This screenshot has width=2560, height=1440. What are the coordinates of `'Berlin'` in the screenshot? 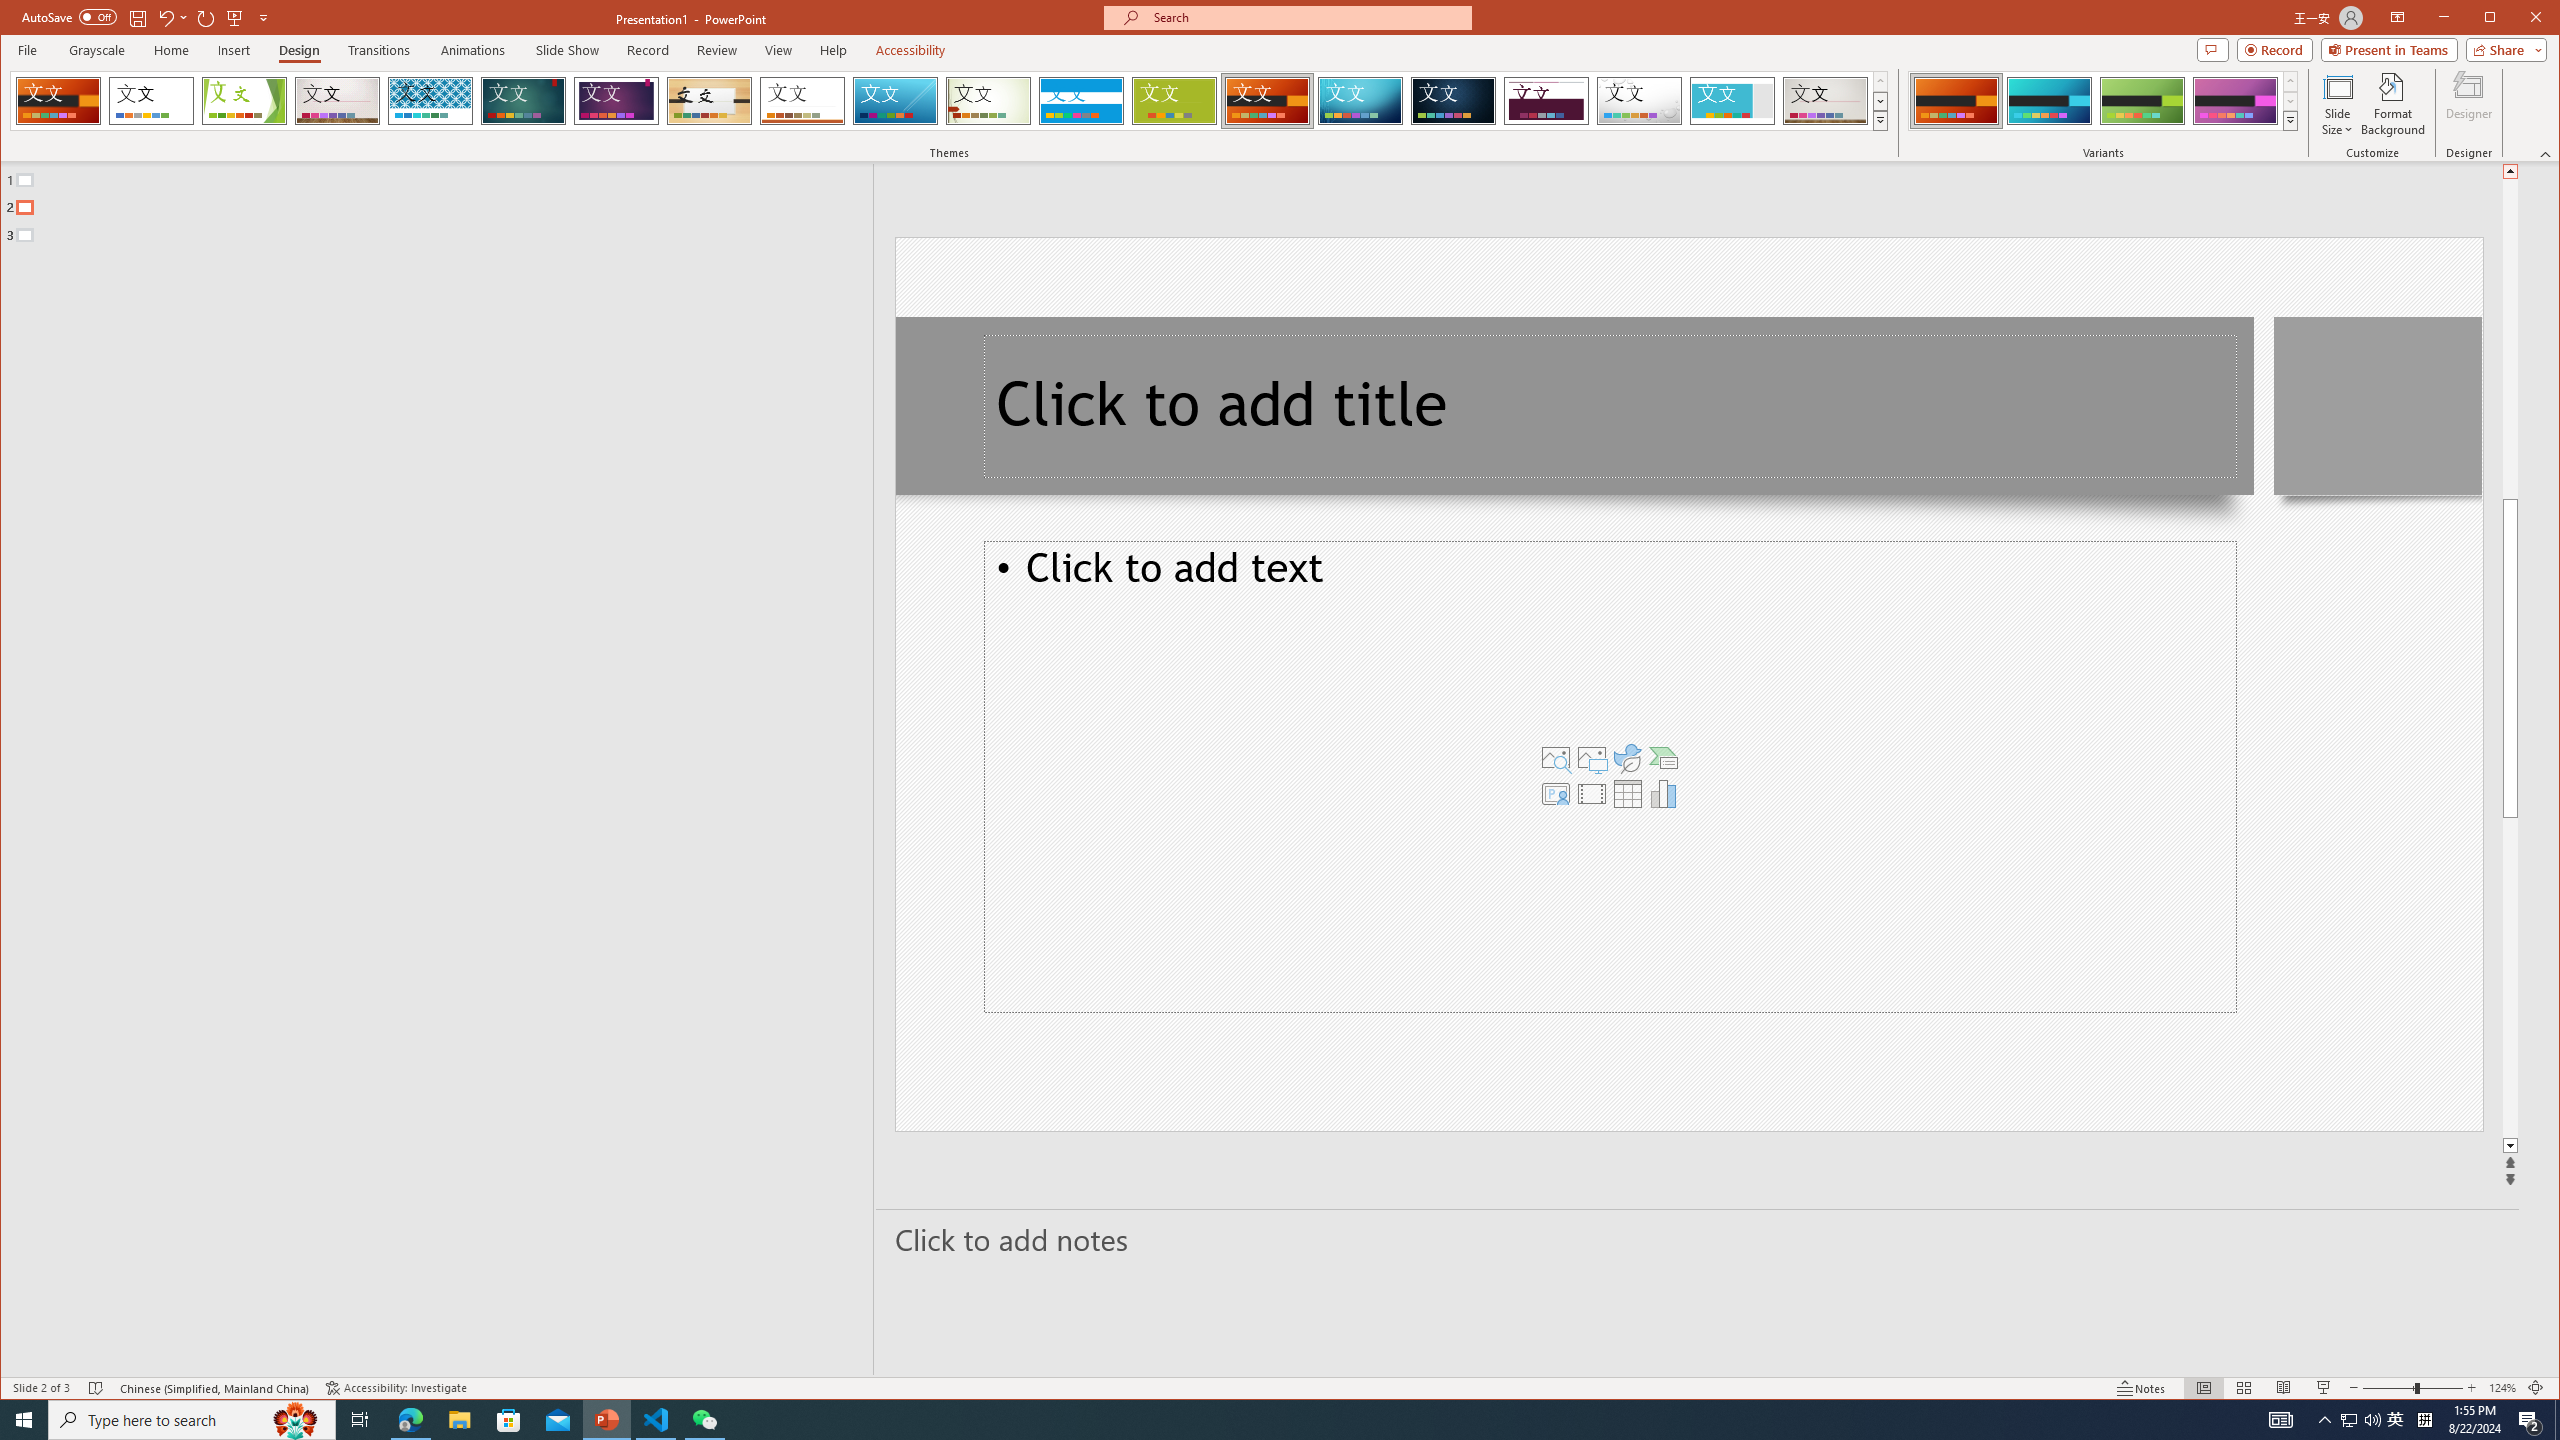 It's located at (1267, 100).